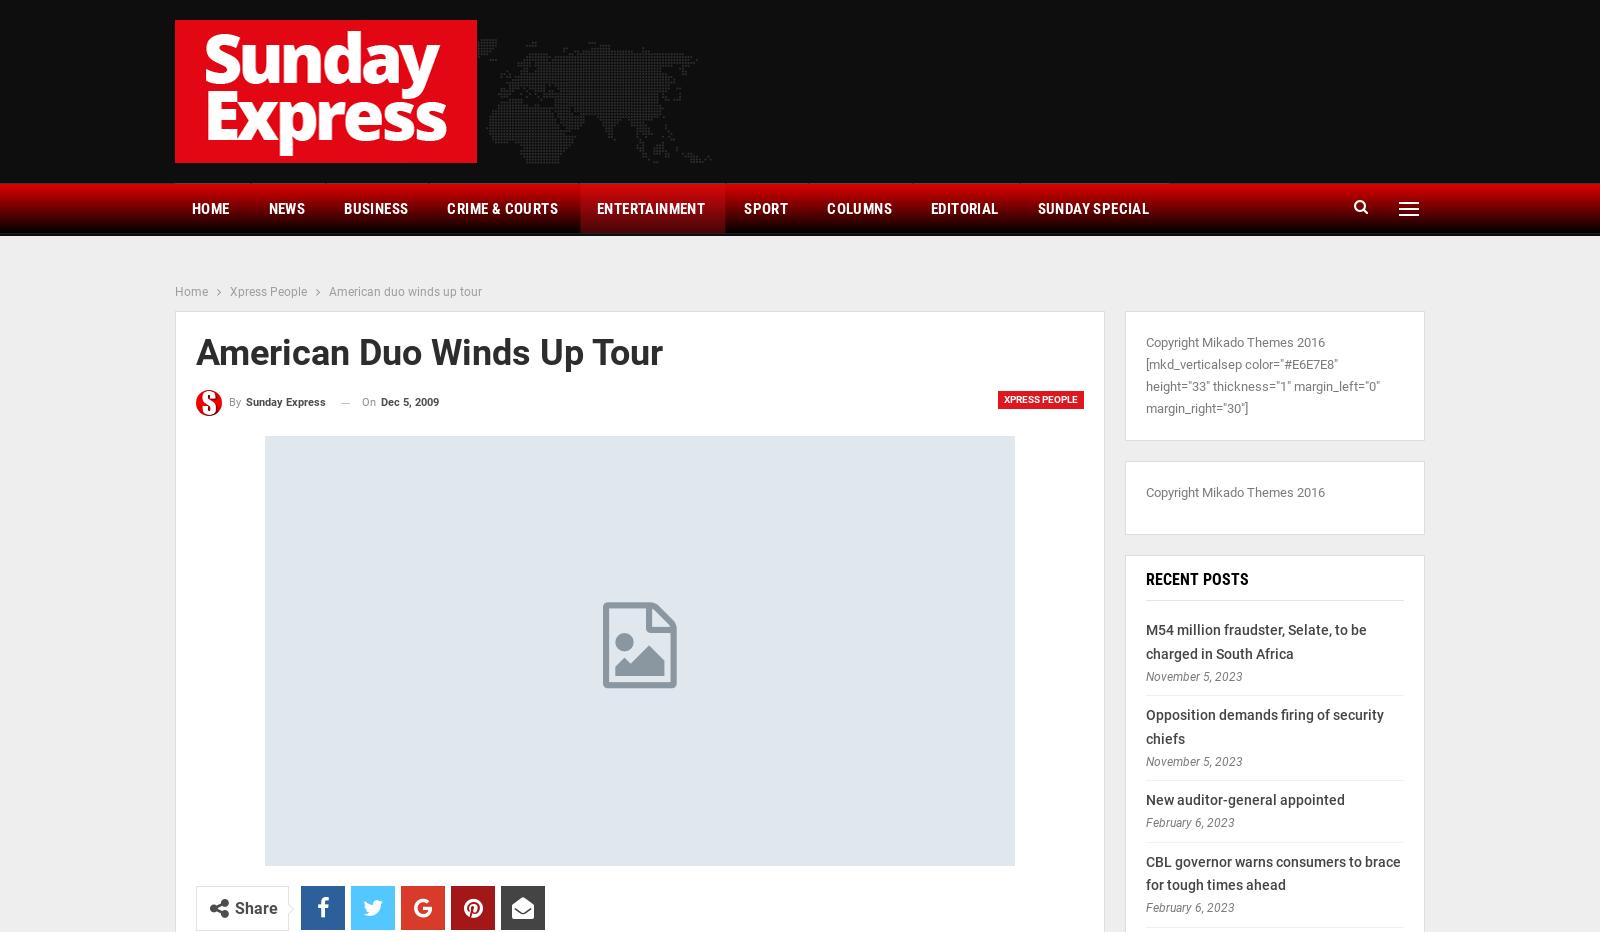  Describe the element at coordinates (1092, 208) in the screenshot. I see `'Sunday Special'` at that location.